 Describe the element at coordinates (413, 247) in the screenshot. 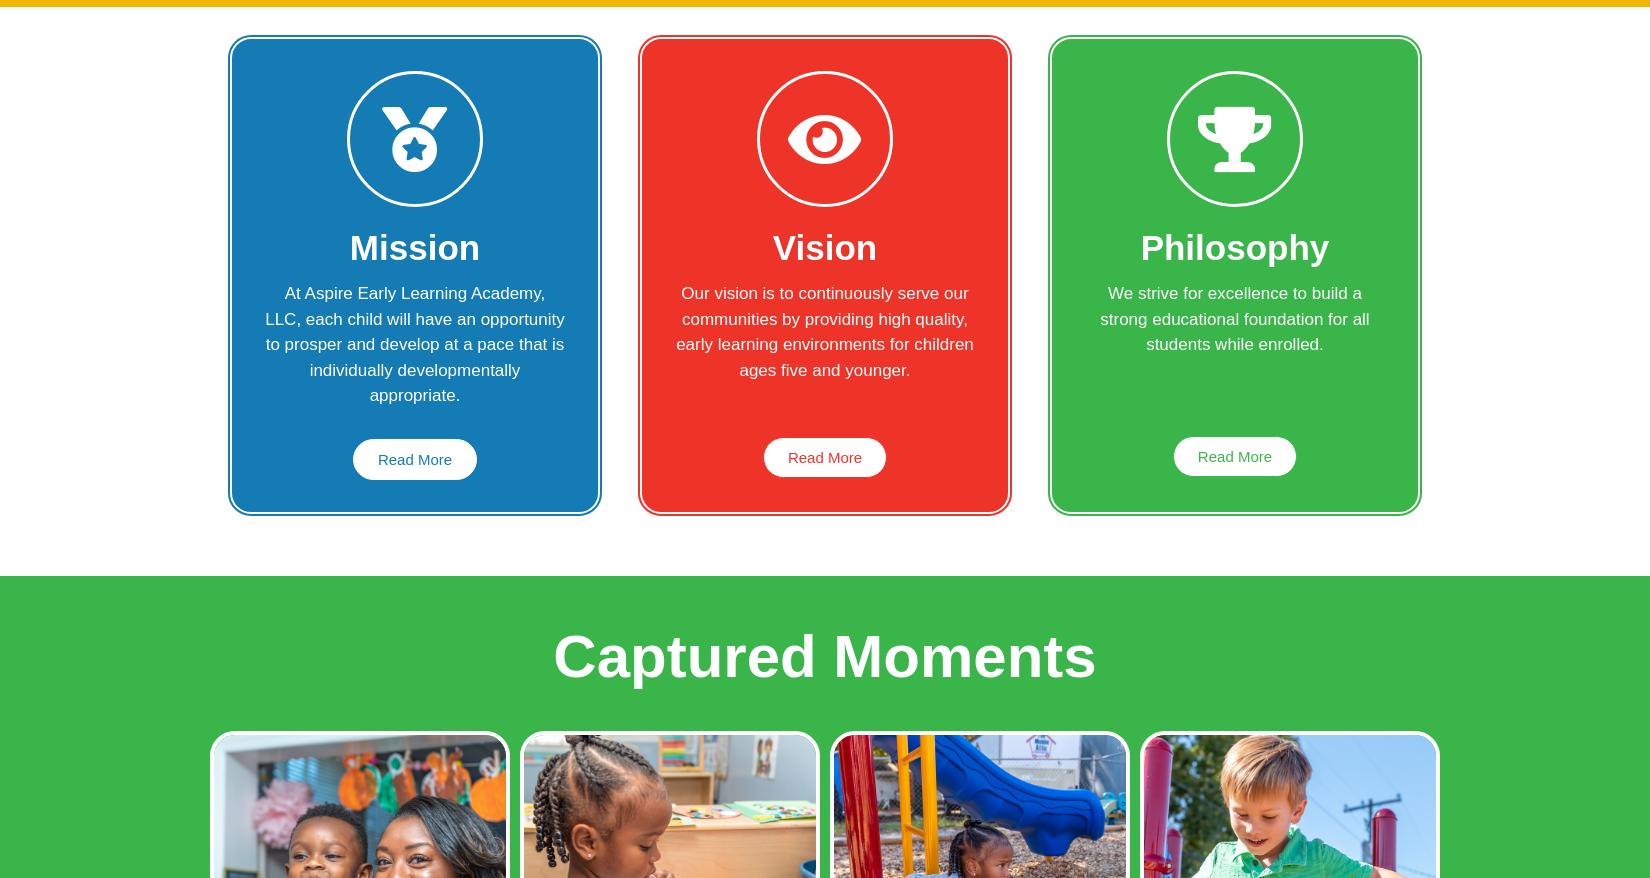

I see `'Mission'` at that location.